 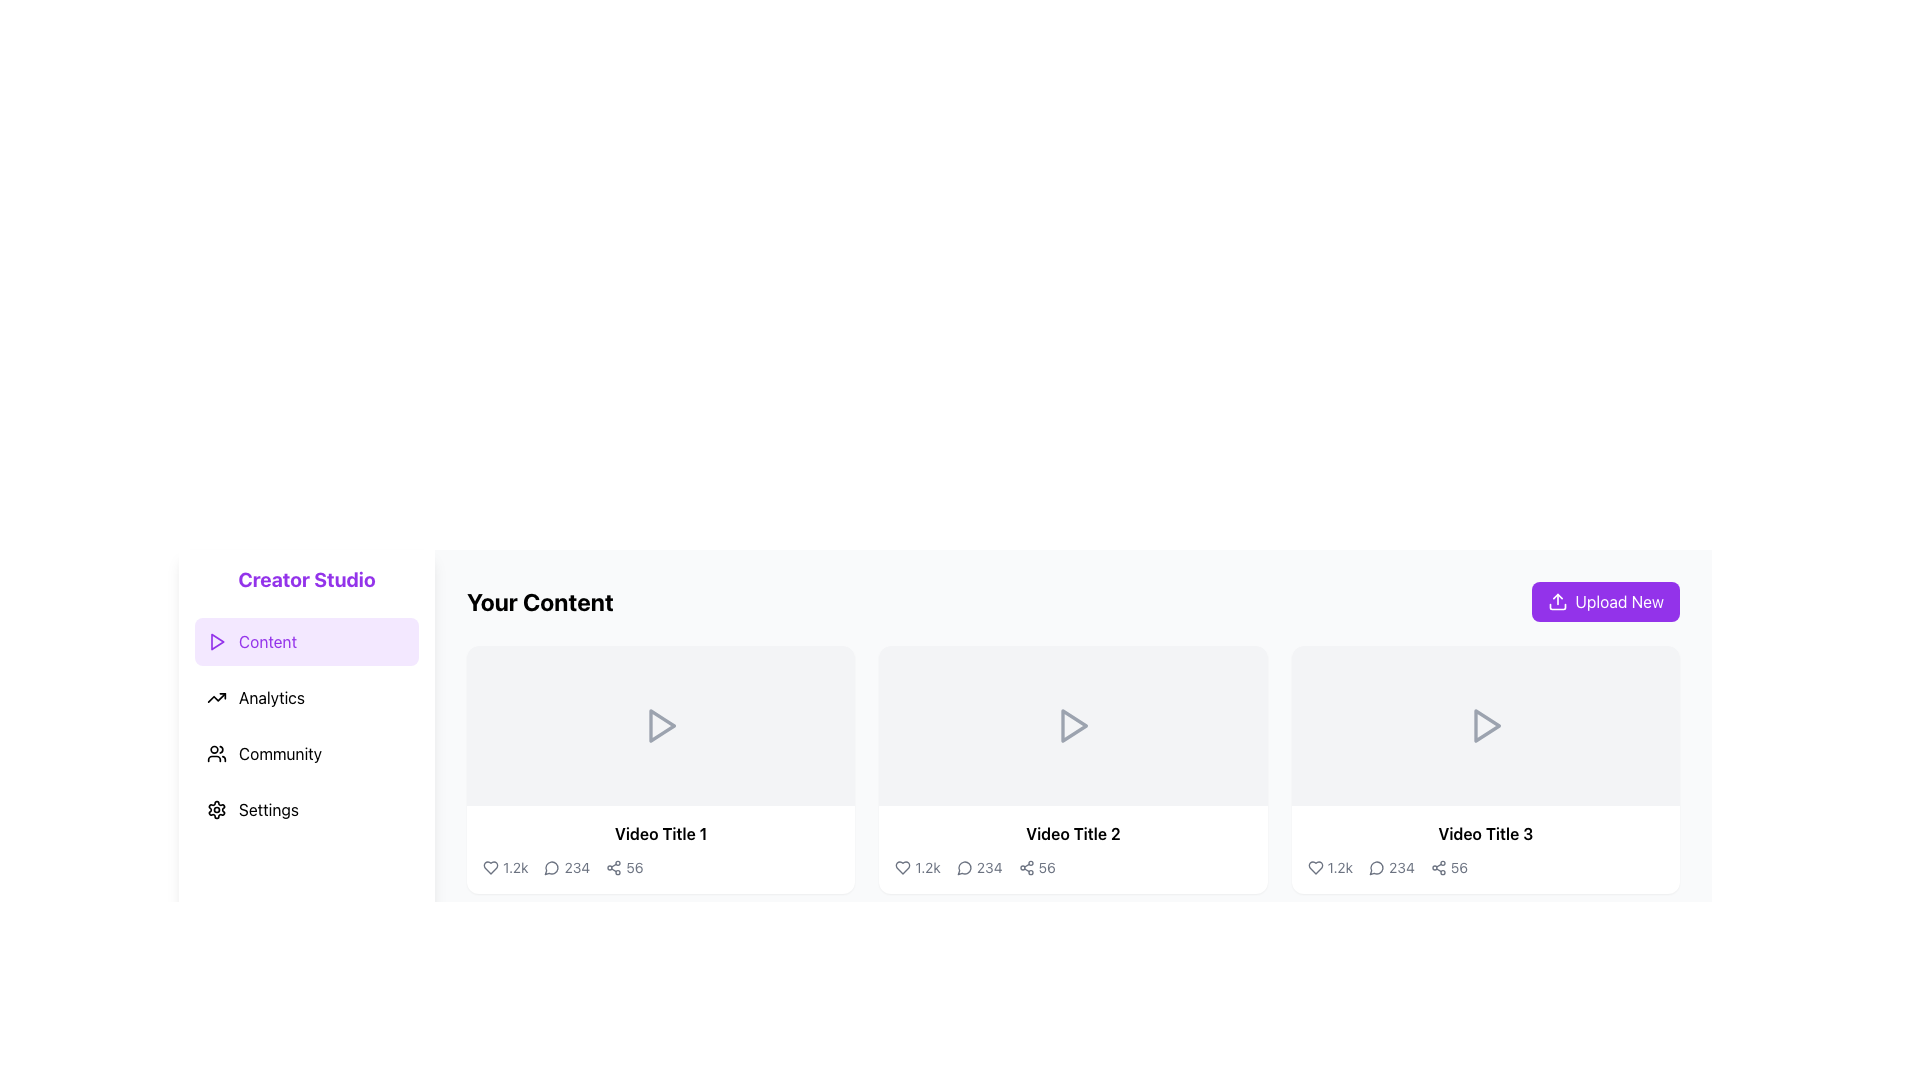 What do you see at coordinates (1340, 866) in the screenshot?
I see `the likes count text element located in the likes section of the item card for 'Video Title 3', which is positioned to the right of the heart-shaped icon` at bounding box center [1340, 866].